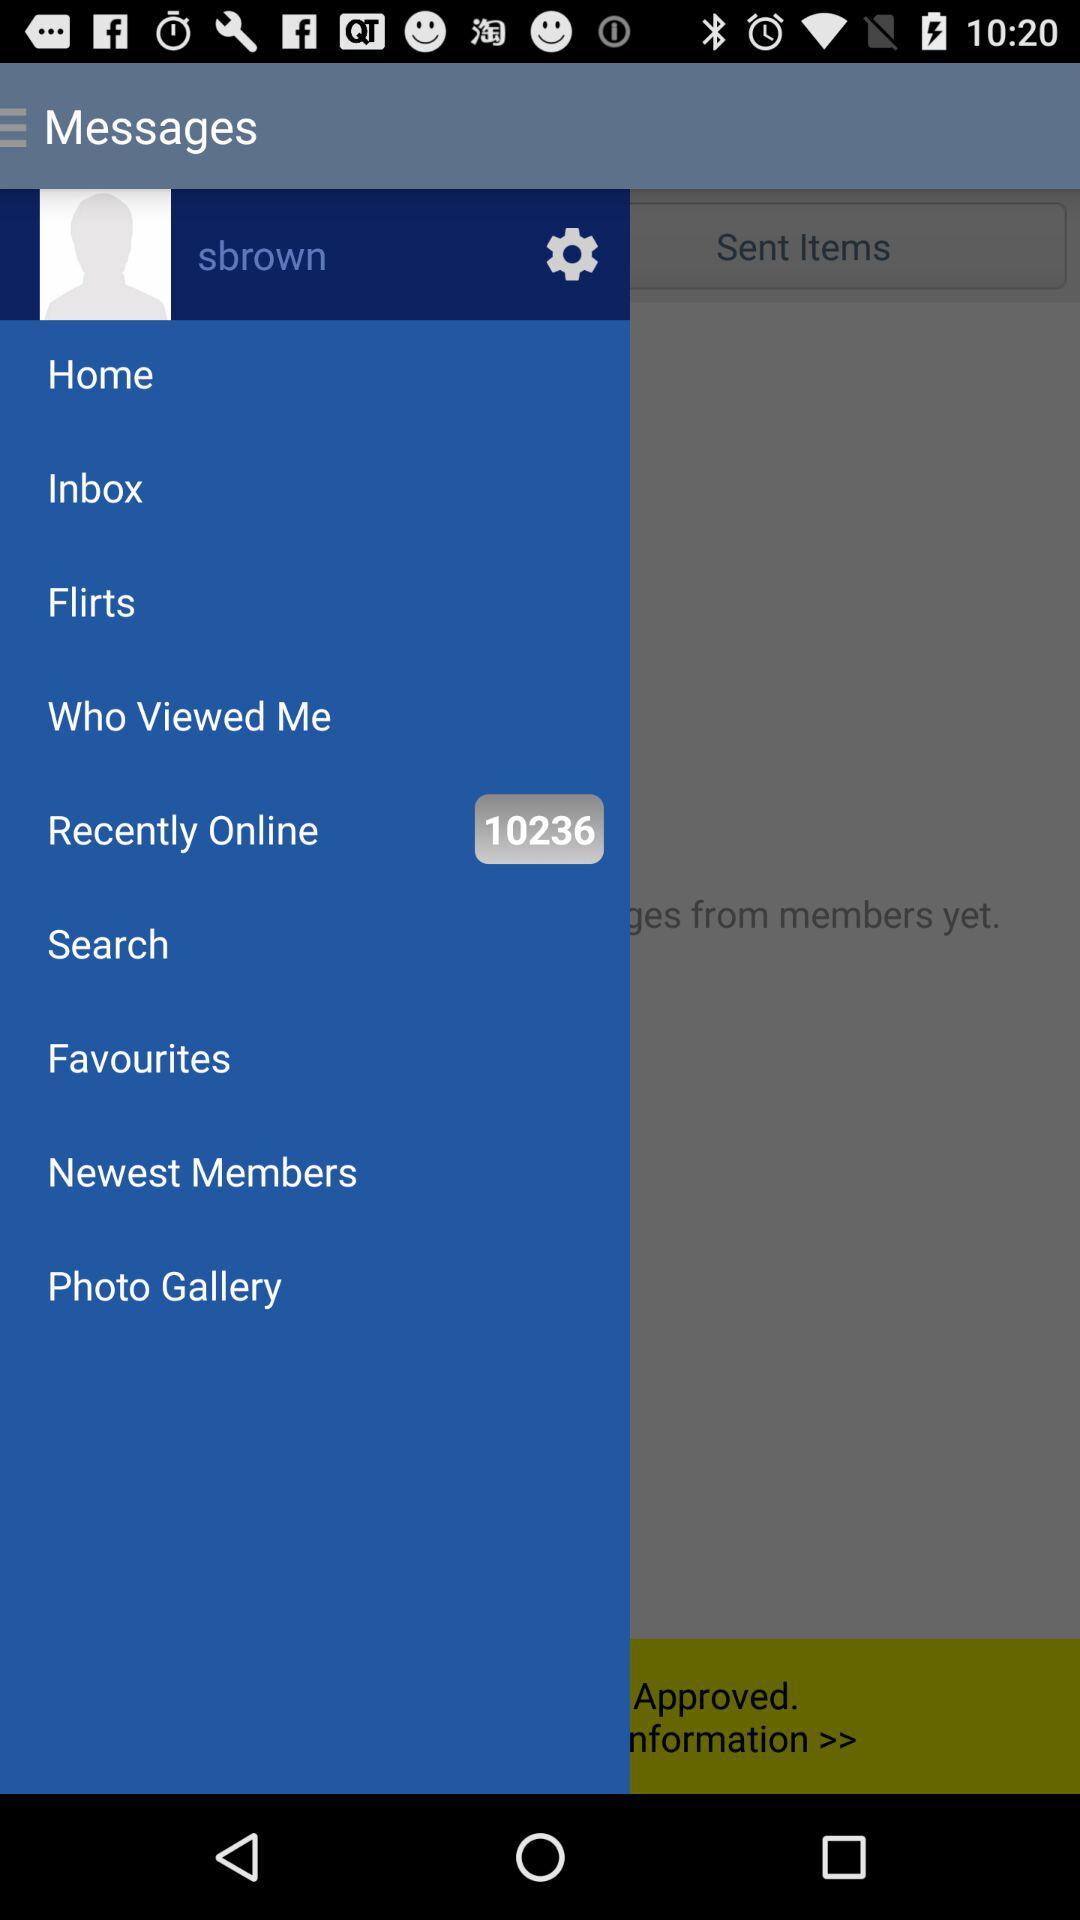 The width and height of the screenshot is (1080, 1920). I want to click on the photo gallery at the bottom left corner, so click(163, 1285).